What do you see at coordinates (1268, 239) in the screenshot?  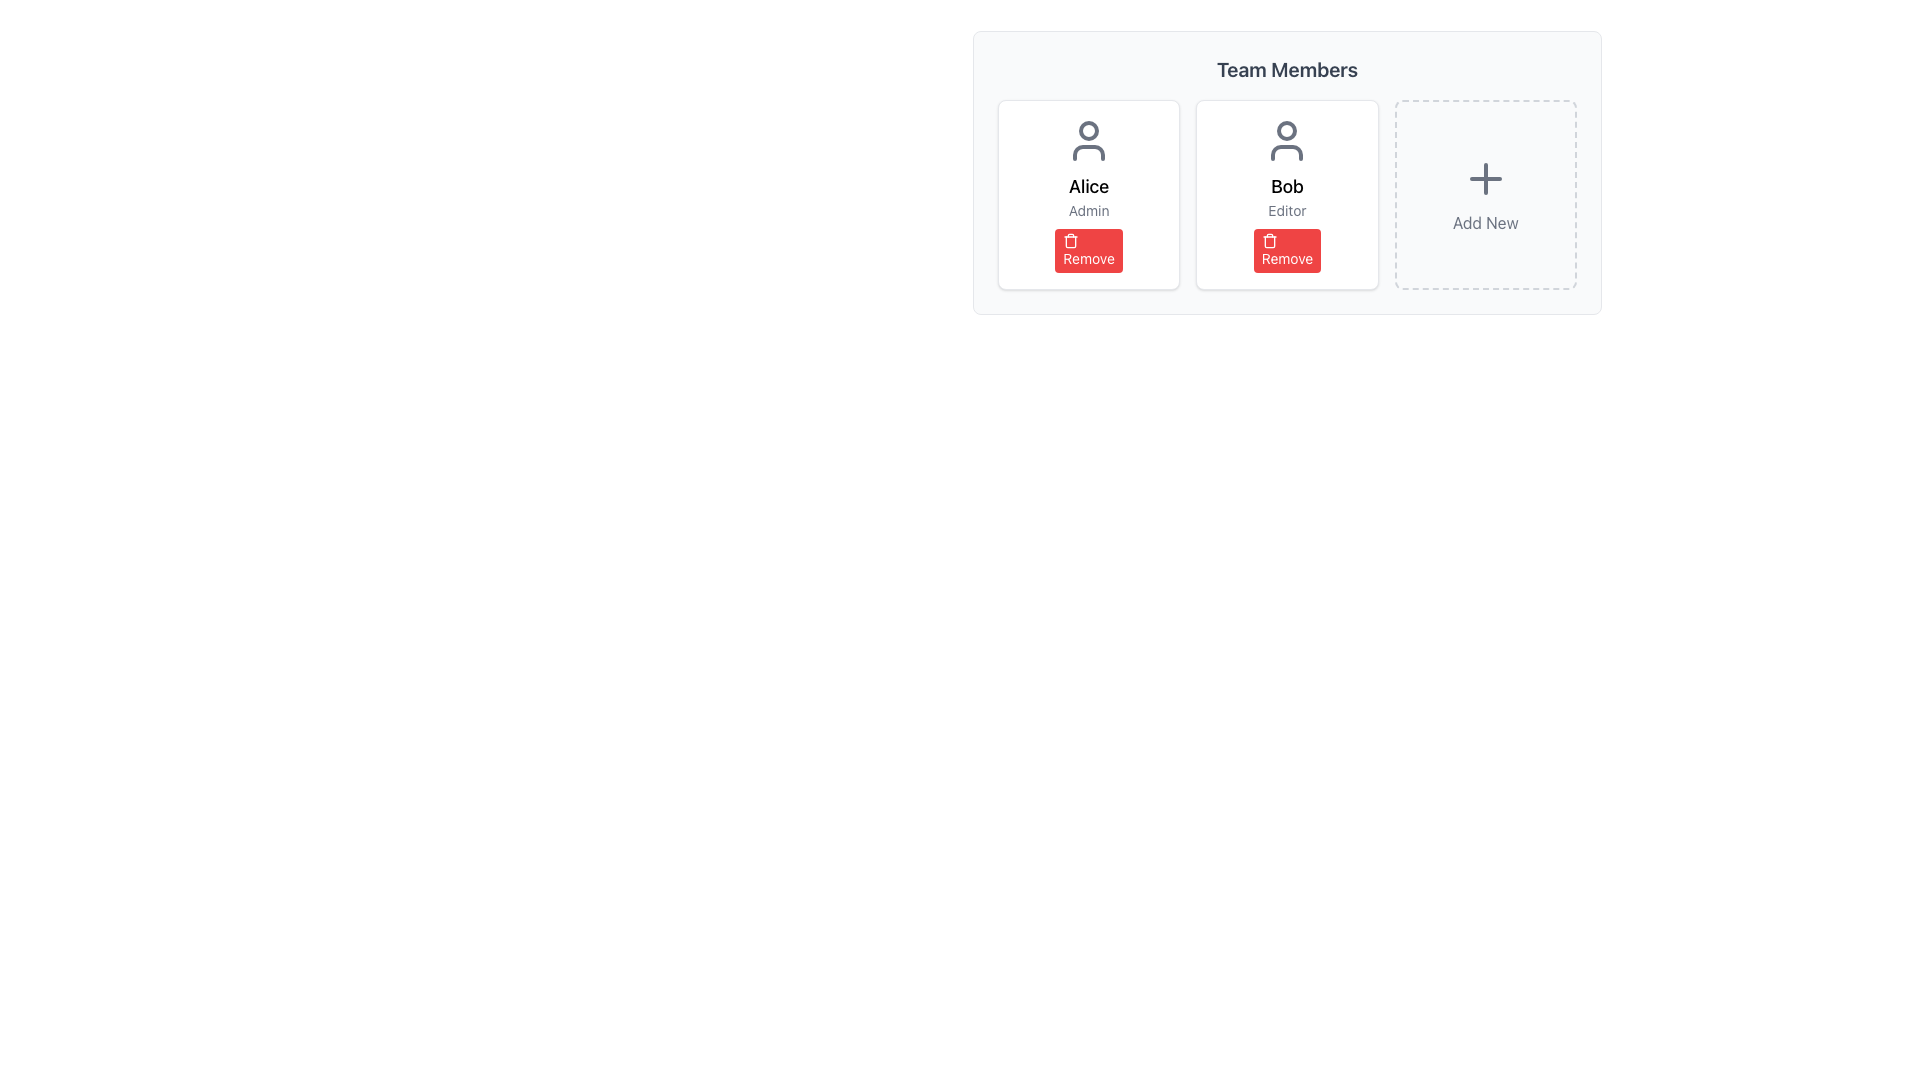 I see `the 'Remove' button icon below Bob's card in the 'Team Members' section` at bounding box center [1268, 239].